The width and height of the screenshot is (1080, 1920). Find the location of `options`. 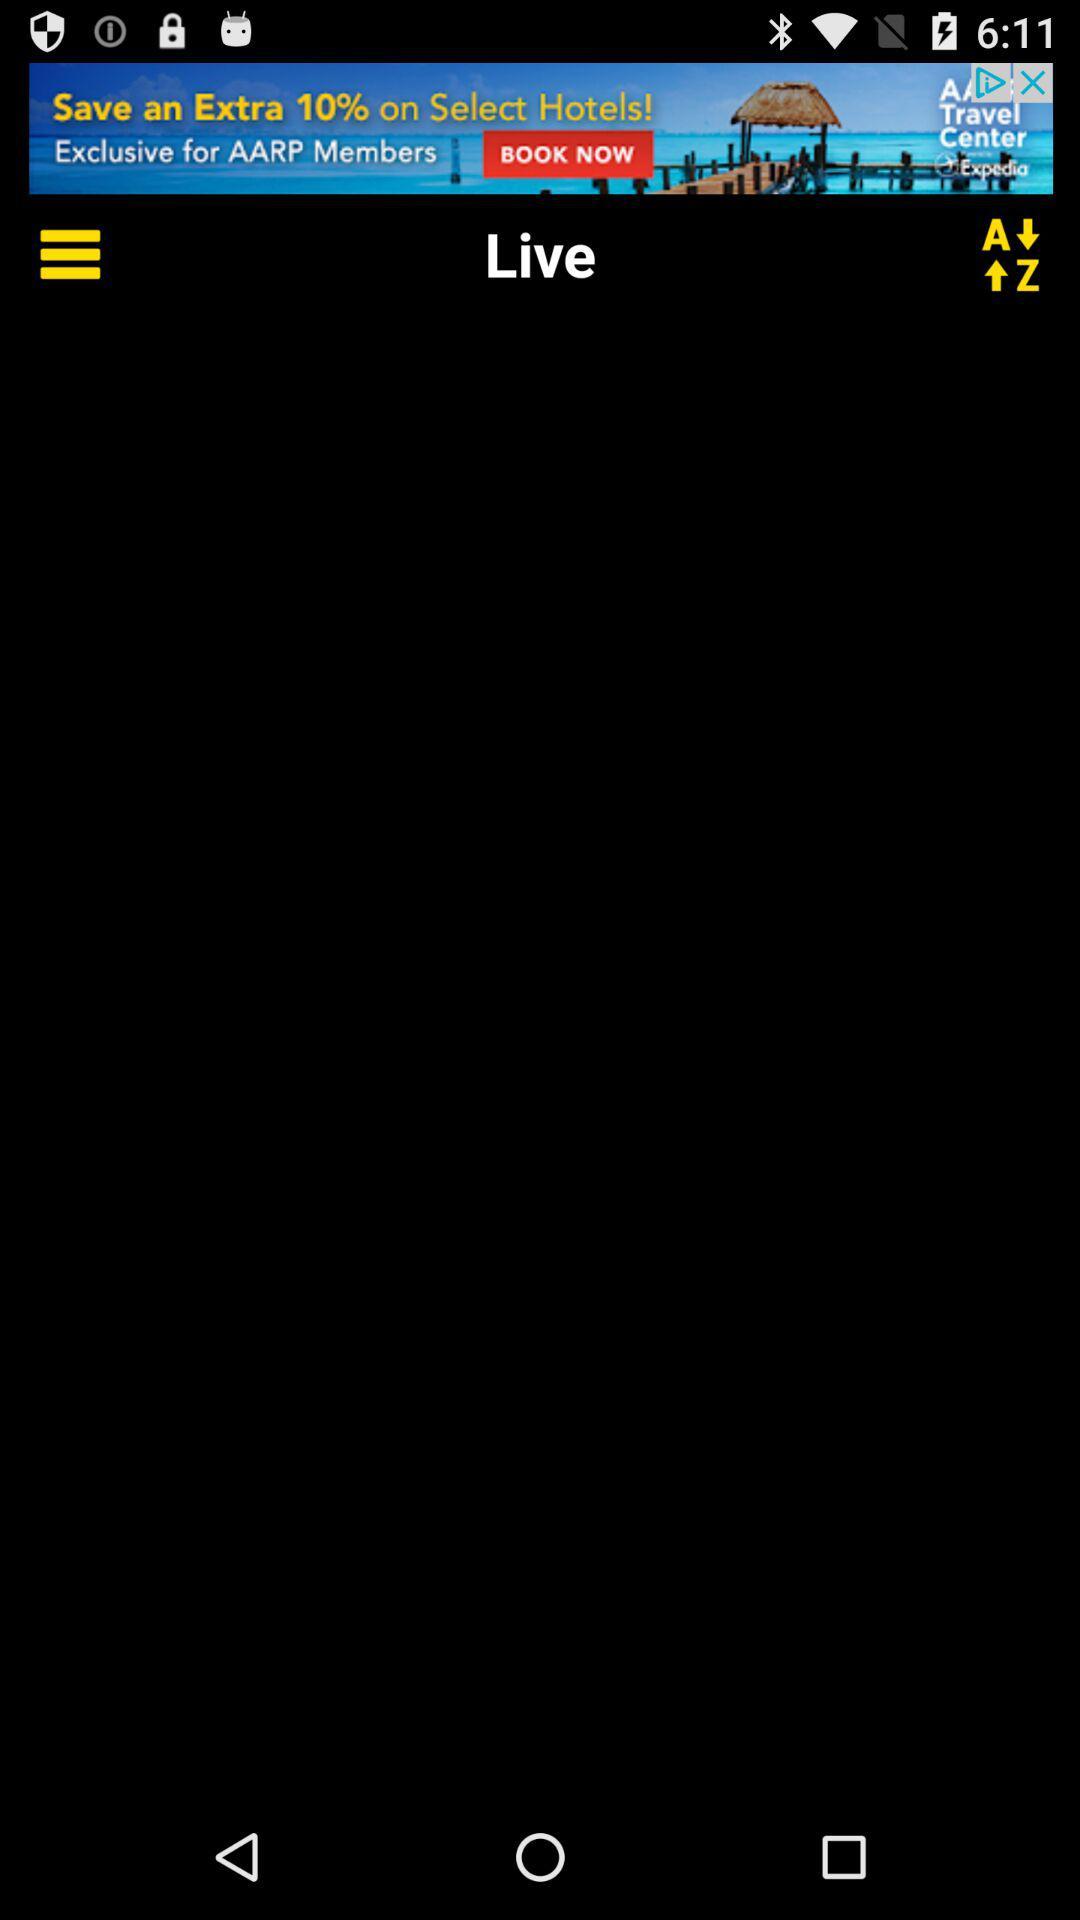

options is located at coordinates (55, 252).